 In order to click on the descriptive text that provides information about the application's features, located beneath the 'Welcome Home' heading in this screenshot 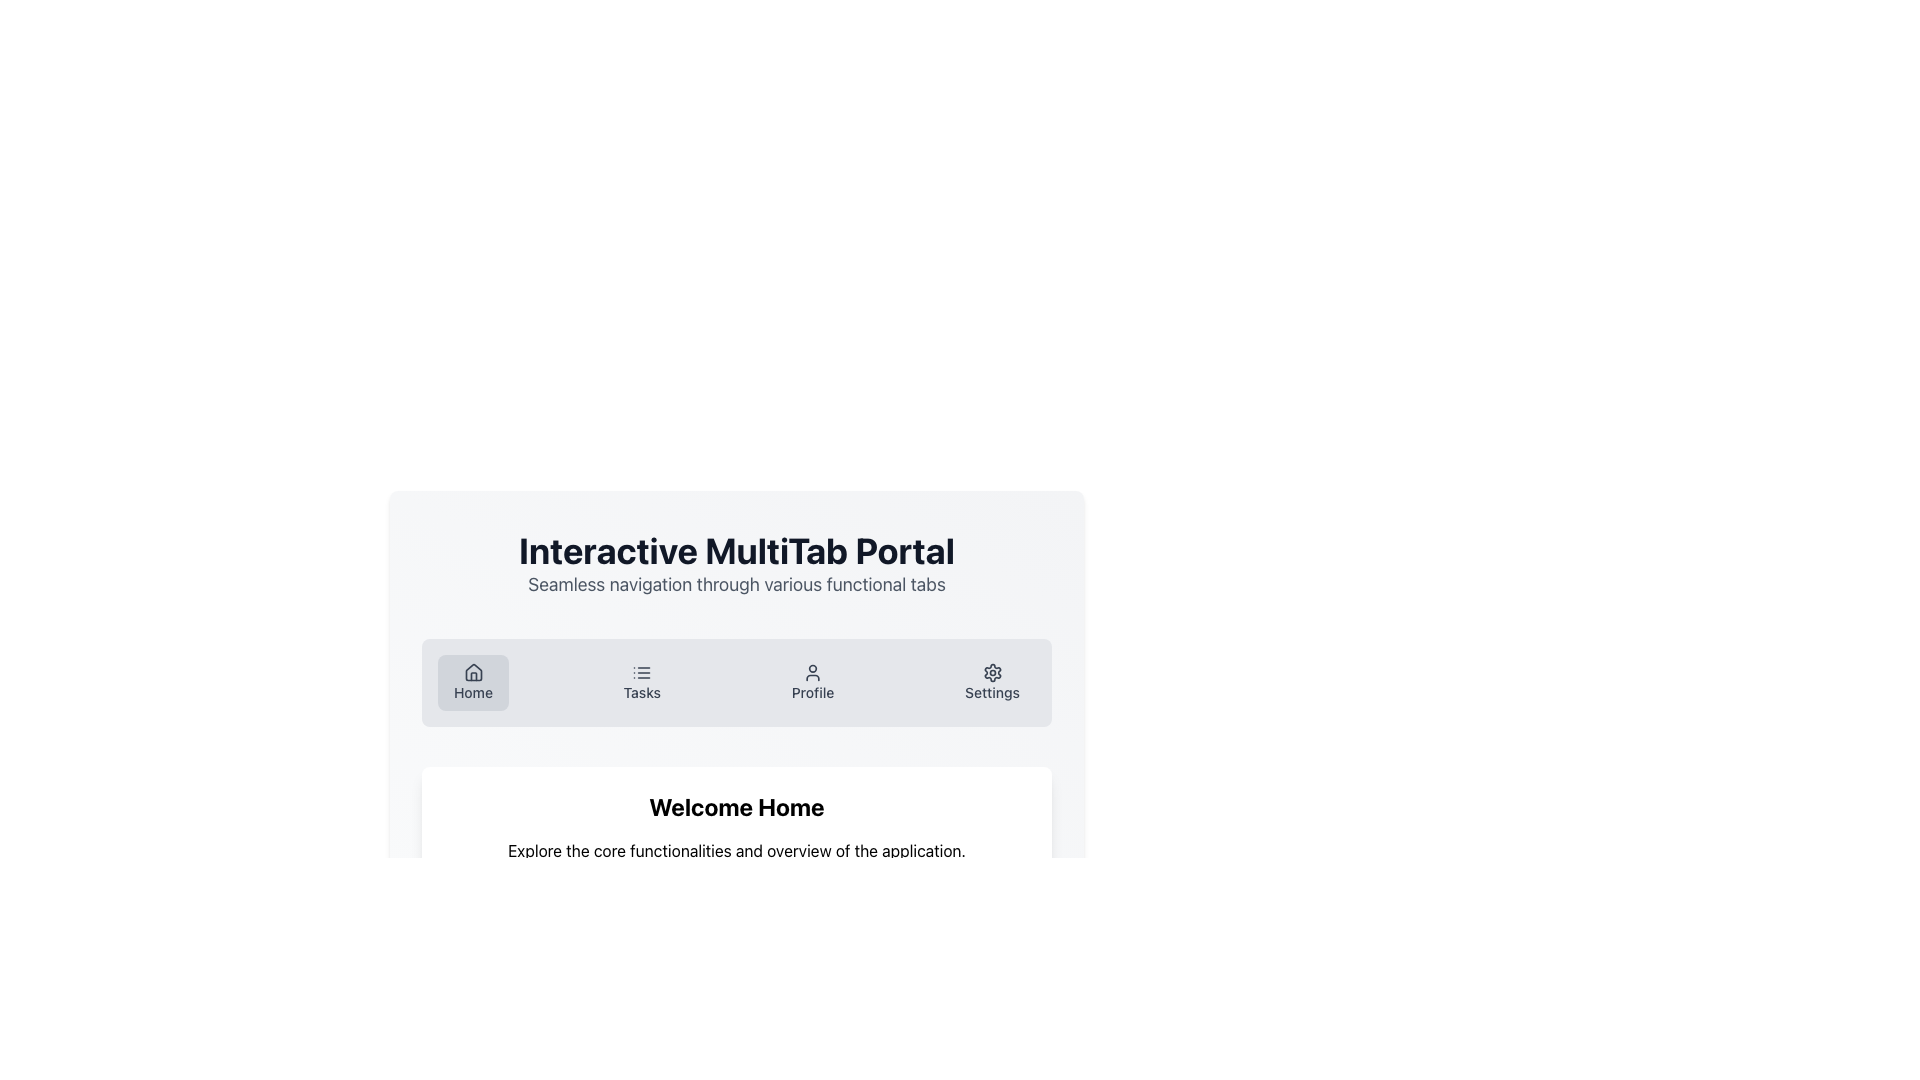, I will do `click(736, 851)`.